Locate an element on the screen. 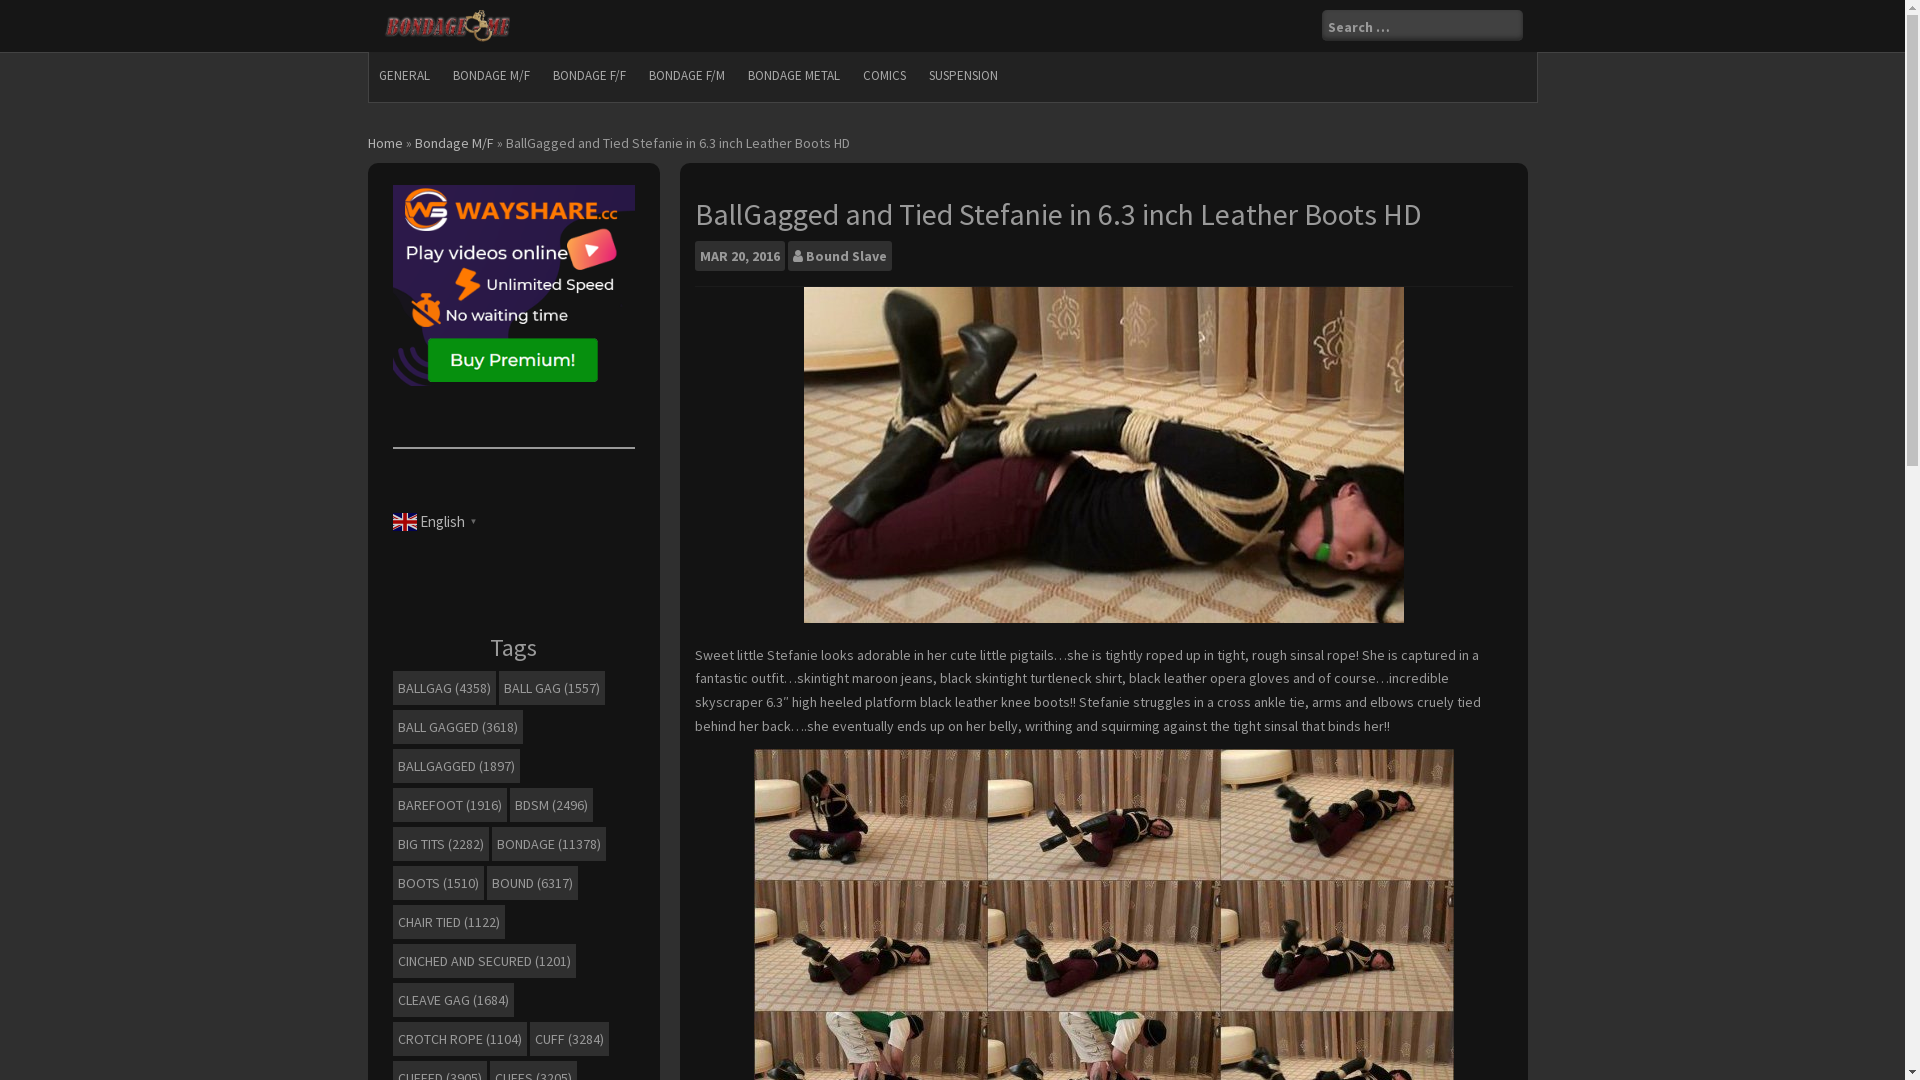 The width and height of the screenshot is (1920, 1080). 'CLEAVE GAG (1684)' is located at coordinates (451, 999).